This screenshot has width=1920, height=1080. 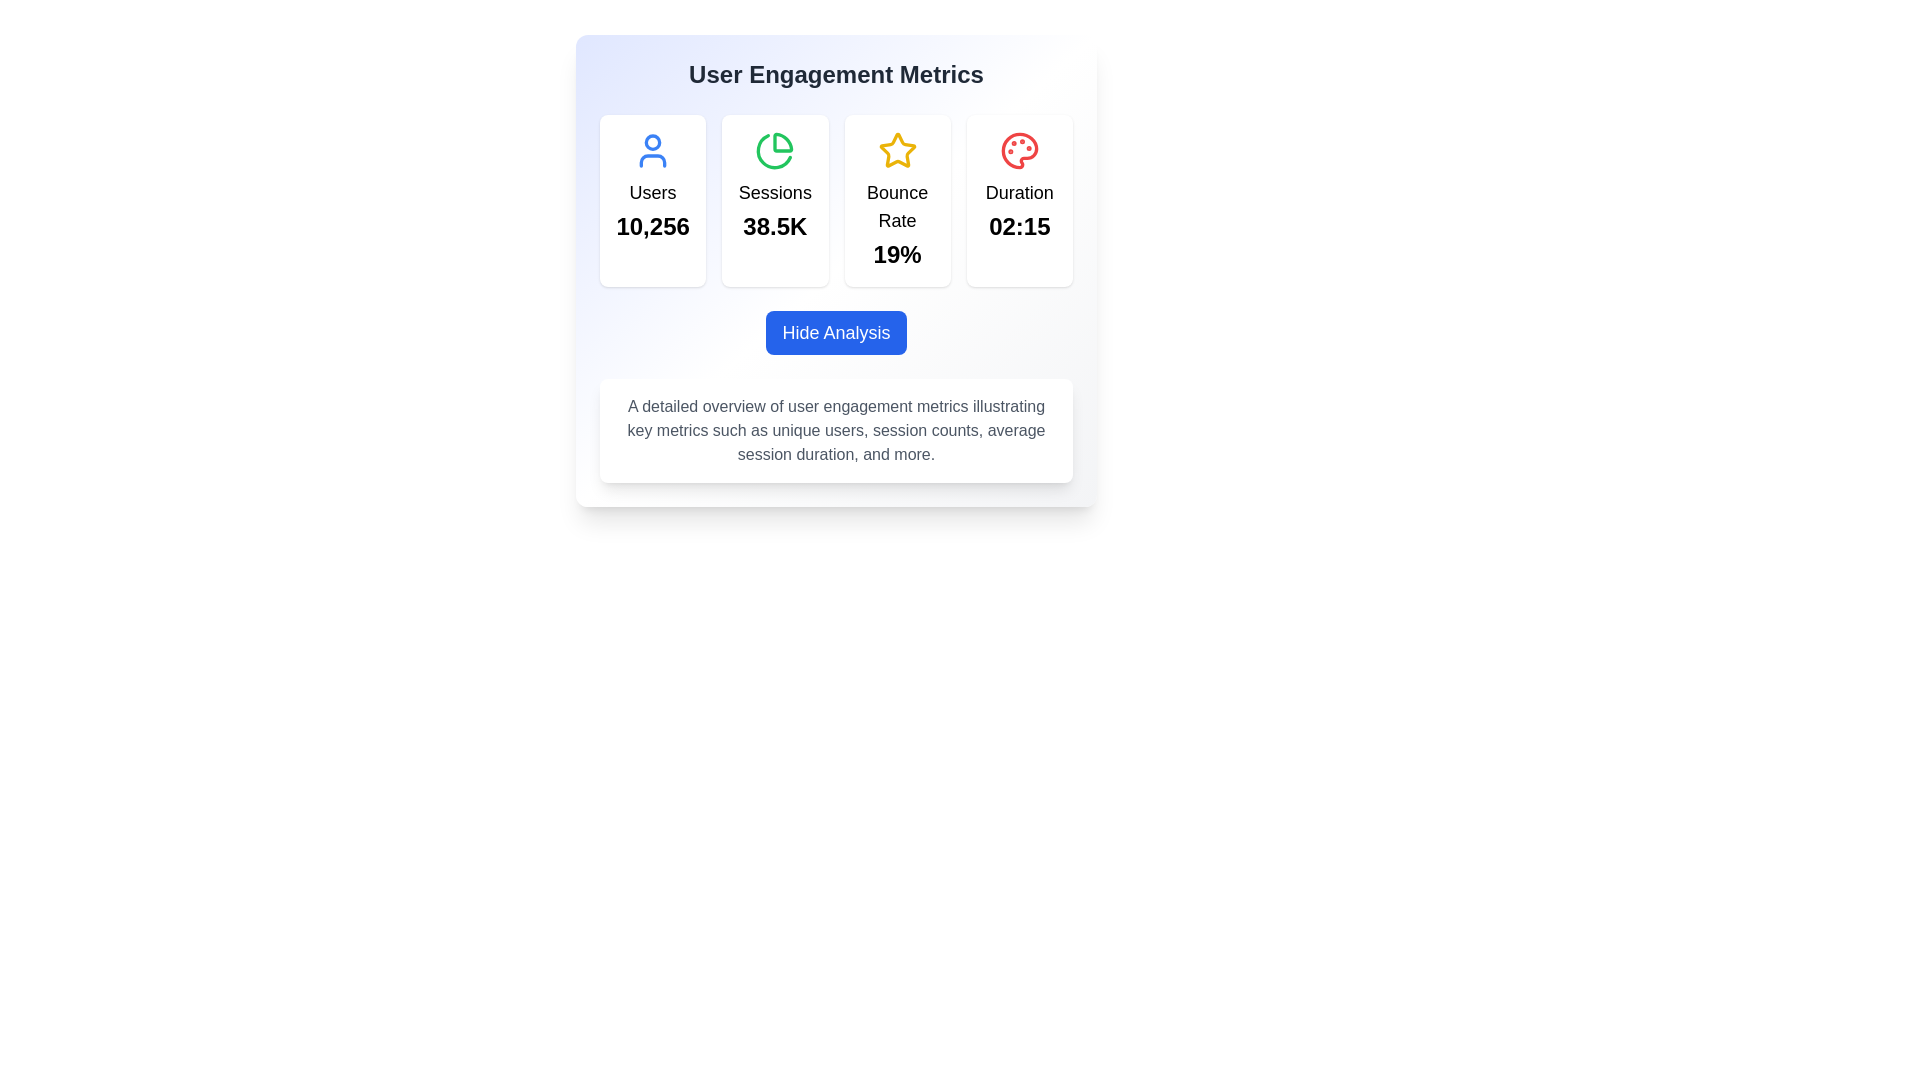 I want to click on the red palette icon located at the top-right corner of the 'Duration' card, which is part of the 'User Engagement Metrics' section, so click(x=1019, y=149).